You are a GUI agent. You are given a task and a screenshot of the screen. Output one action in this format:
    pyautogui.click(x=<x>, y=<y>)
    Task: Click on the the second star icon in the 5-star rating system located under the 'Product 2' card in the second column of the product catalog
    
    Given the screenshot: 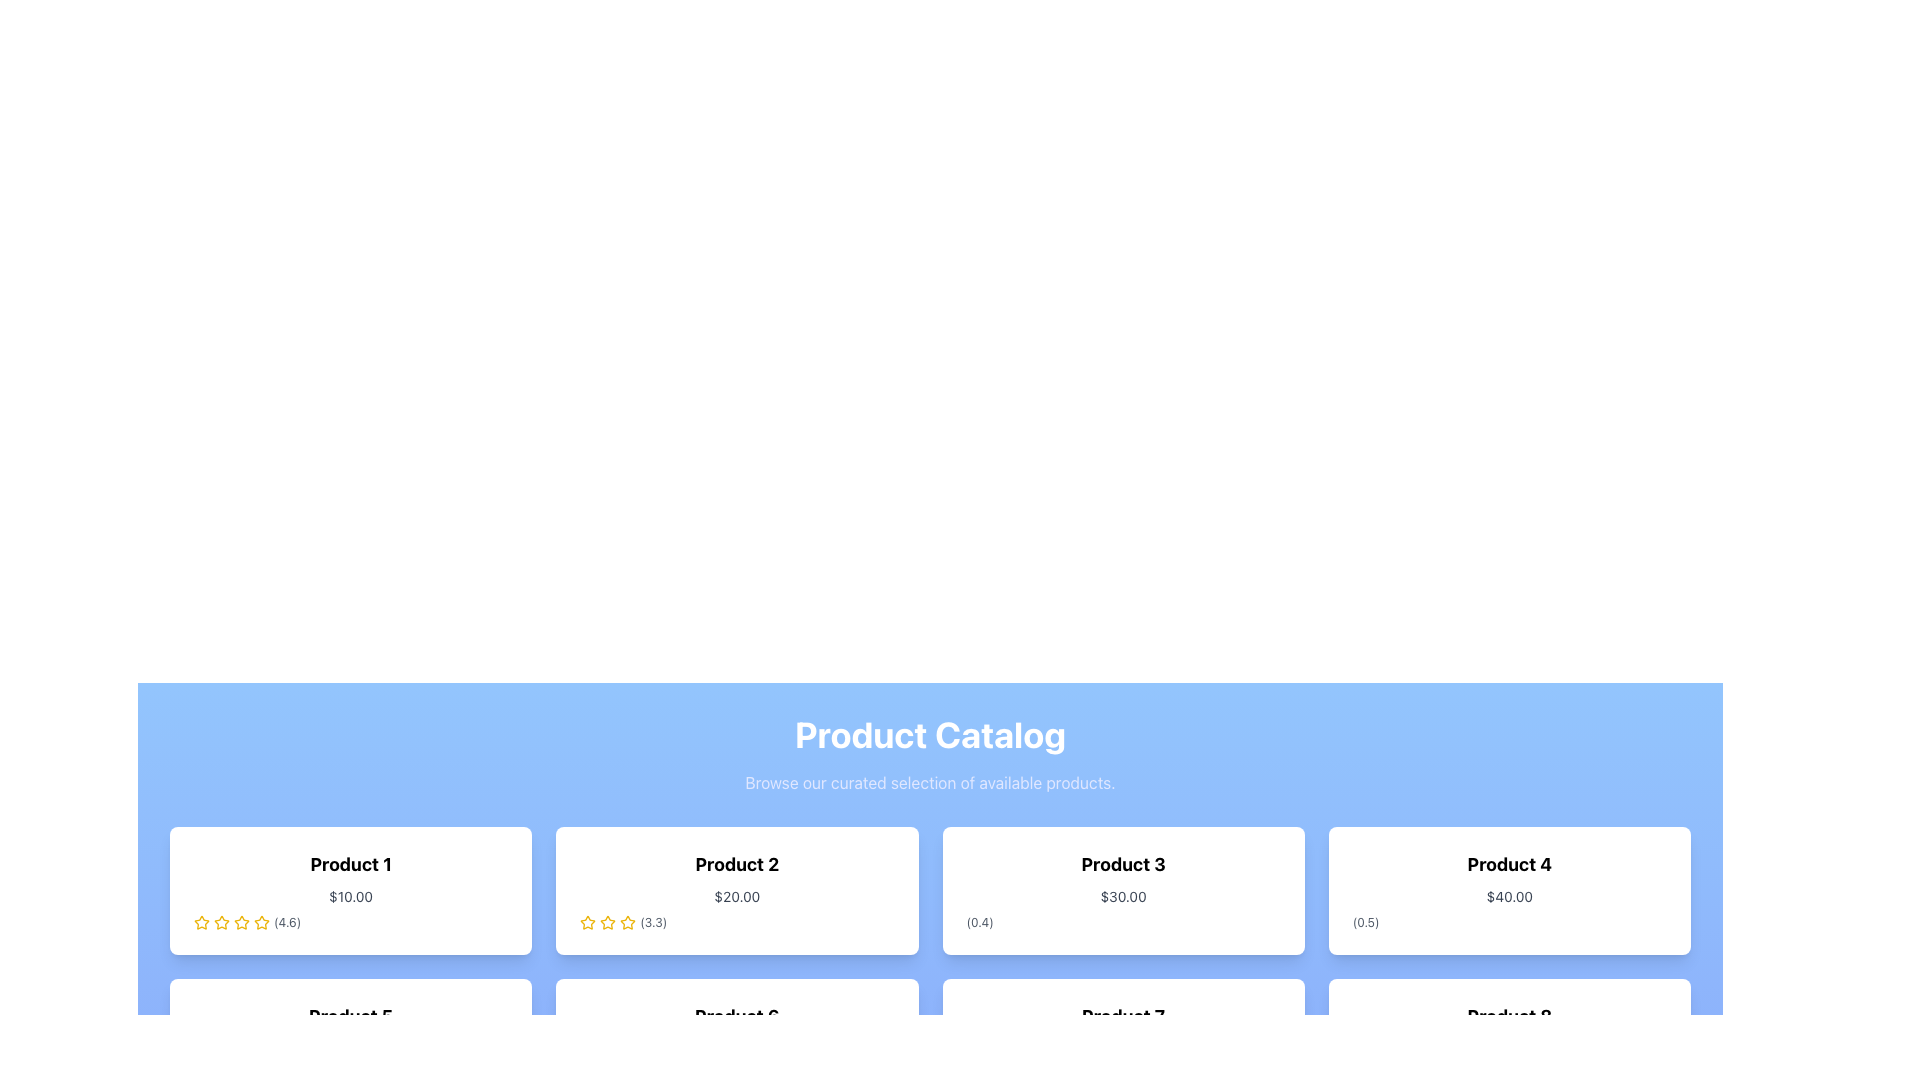 What is the action you would take?
    pyautogui.click(x=627, y=922)
    